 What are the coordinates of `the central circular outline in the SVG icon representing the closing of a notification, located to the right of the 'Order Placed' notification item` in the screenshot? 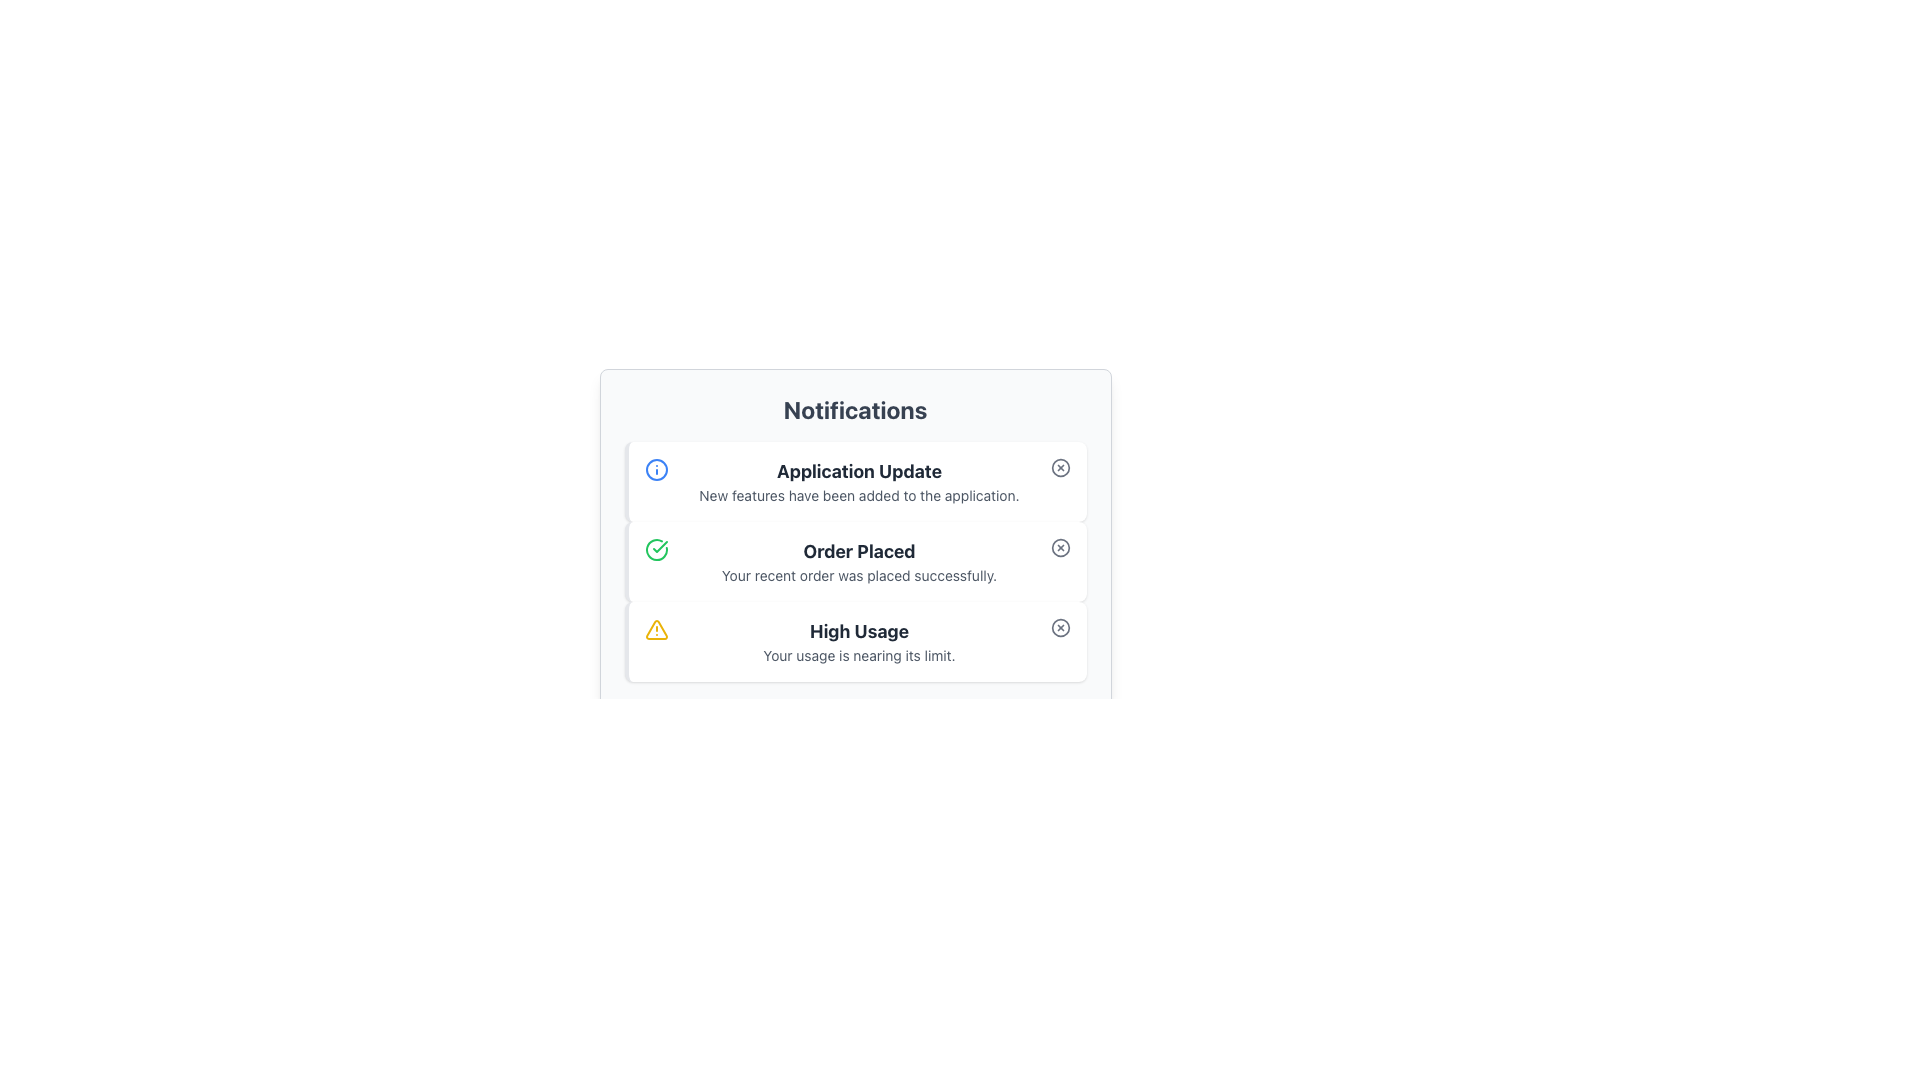 It's located at (1059, 547).